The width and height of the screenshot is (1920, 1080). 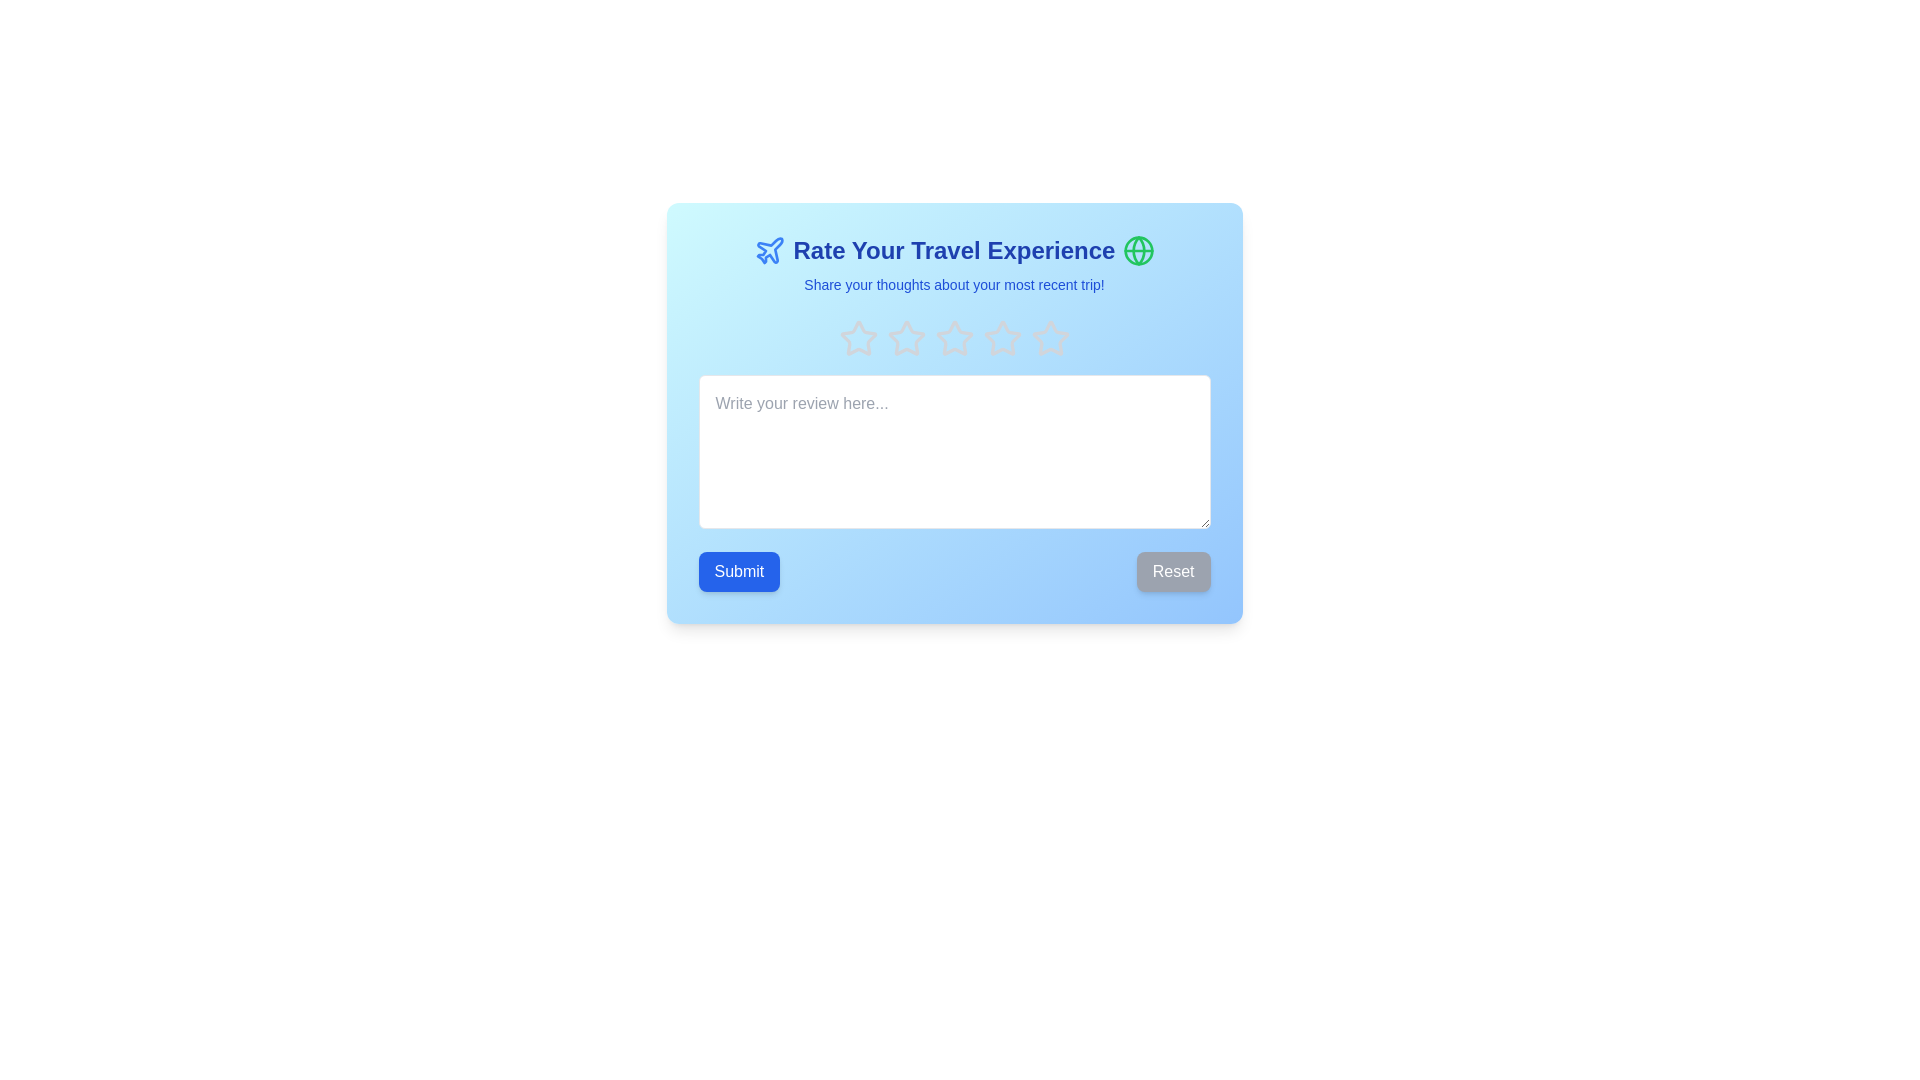 I want to click on the 'Reset' button, which is a rectangular button with white text on a gray background located in the bottom-right corner of a blue modal, so click(x=1173, y=571).